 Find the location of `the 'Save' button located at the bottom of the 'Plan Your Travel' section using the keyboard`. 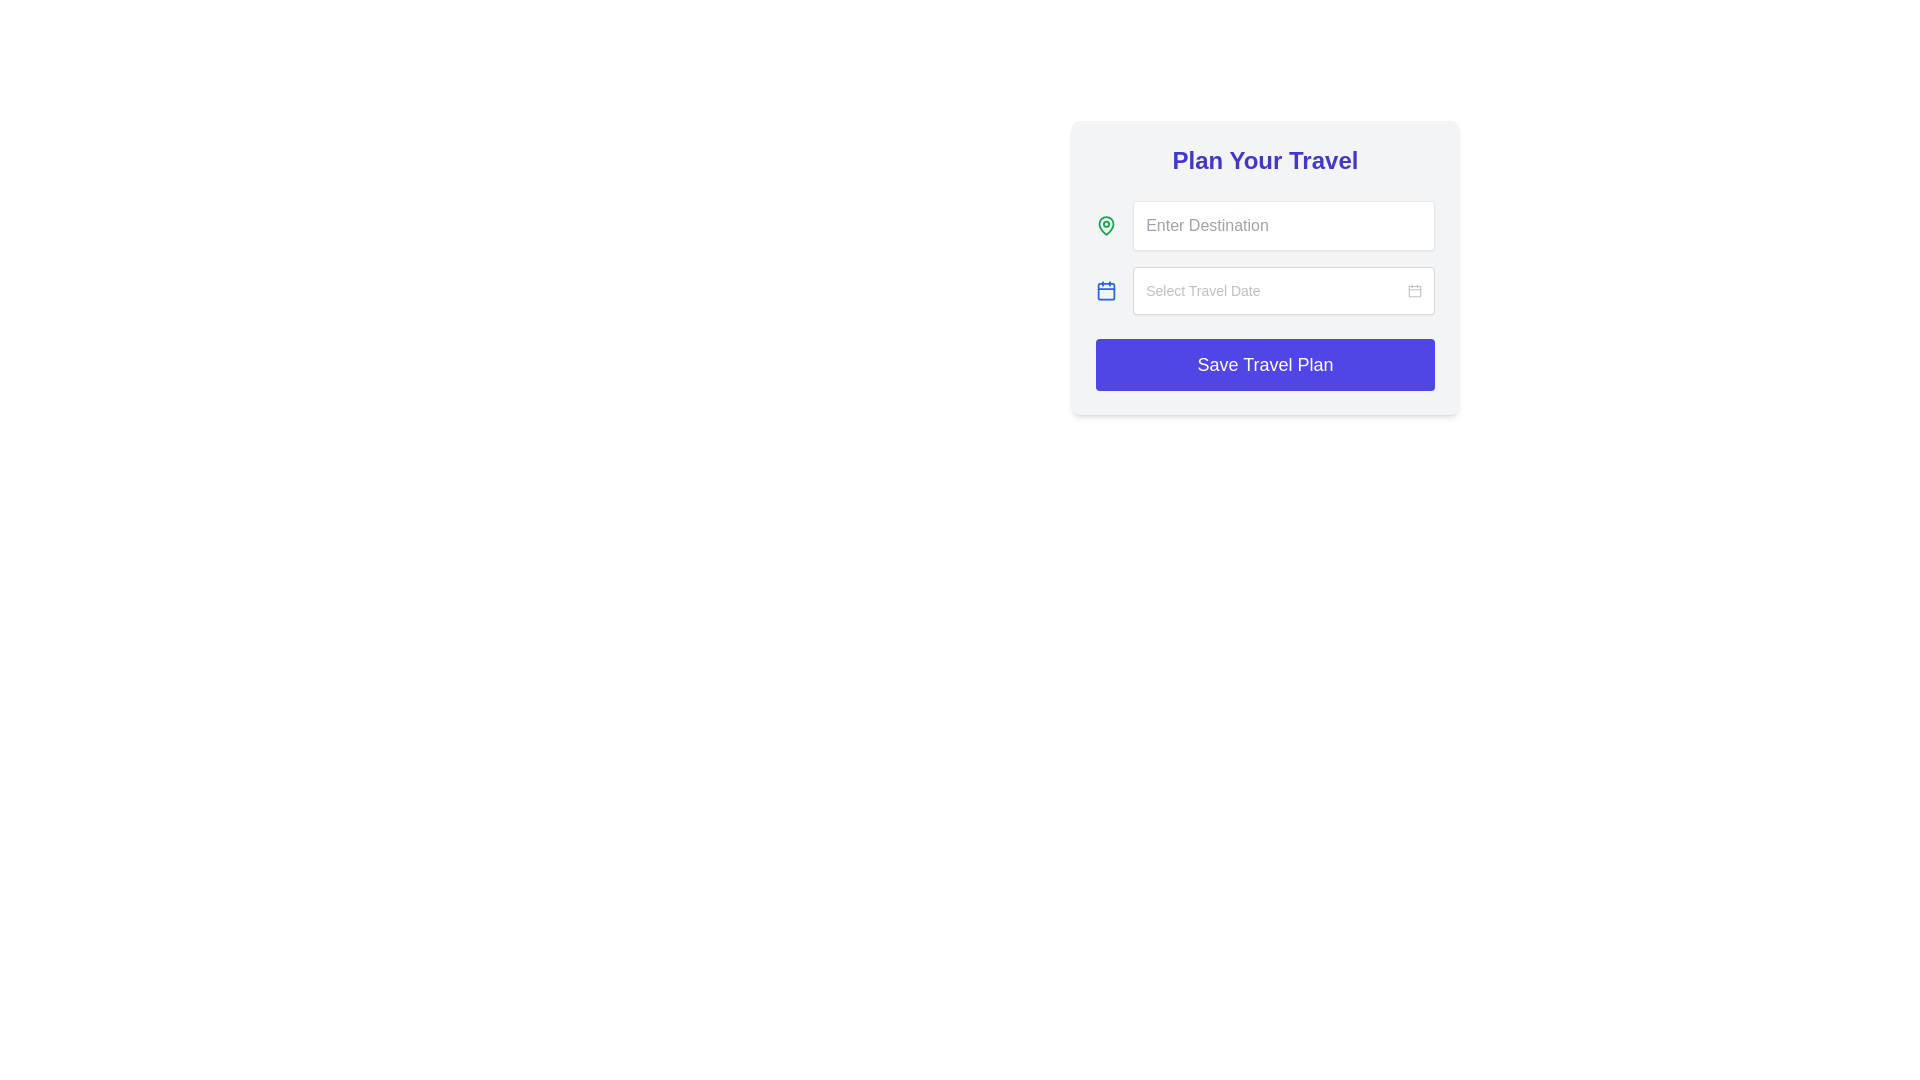

the 'Save' button located at the bottom of the 'Plan Your Travel' section using the keyboard is located at coordinates (1264, 365).